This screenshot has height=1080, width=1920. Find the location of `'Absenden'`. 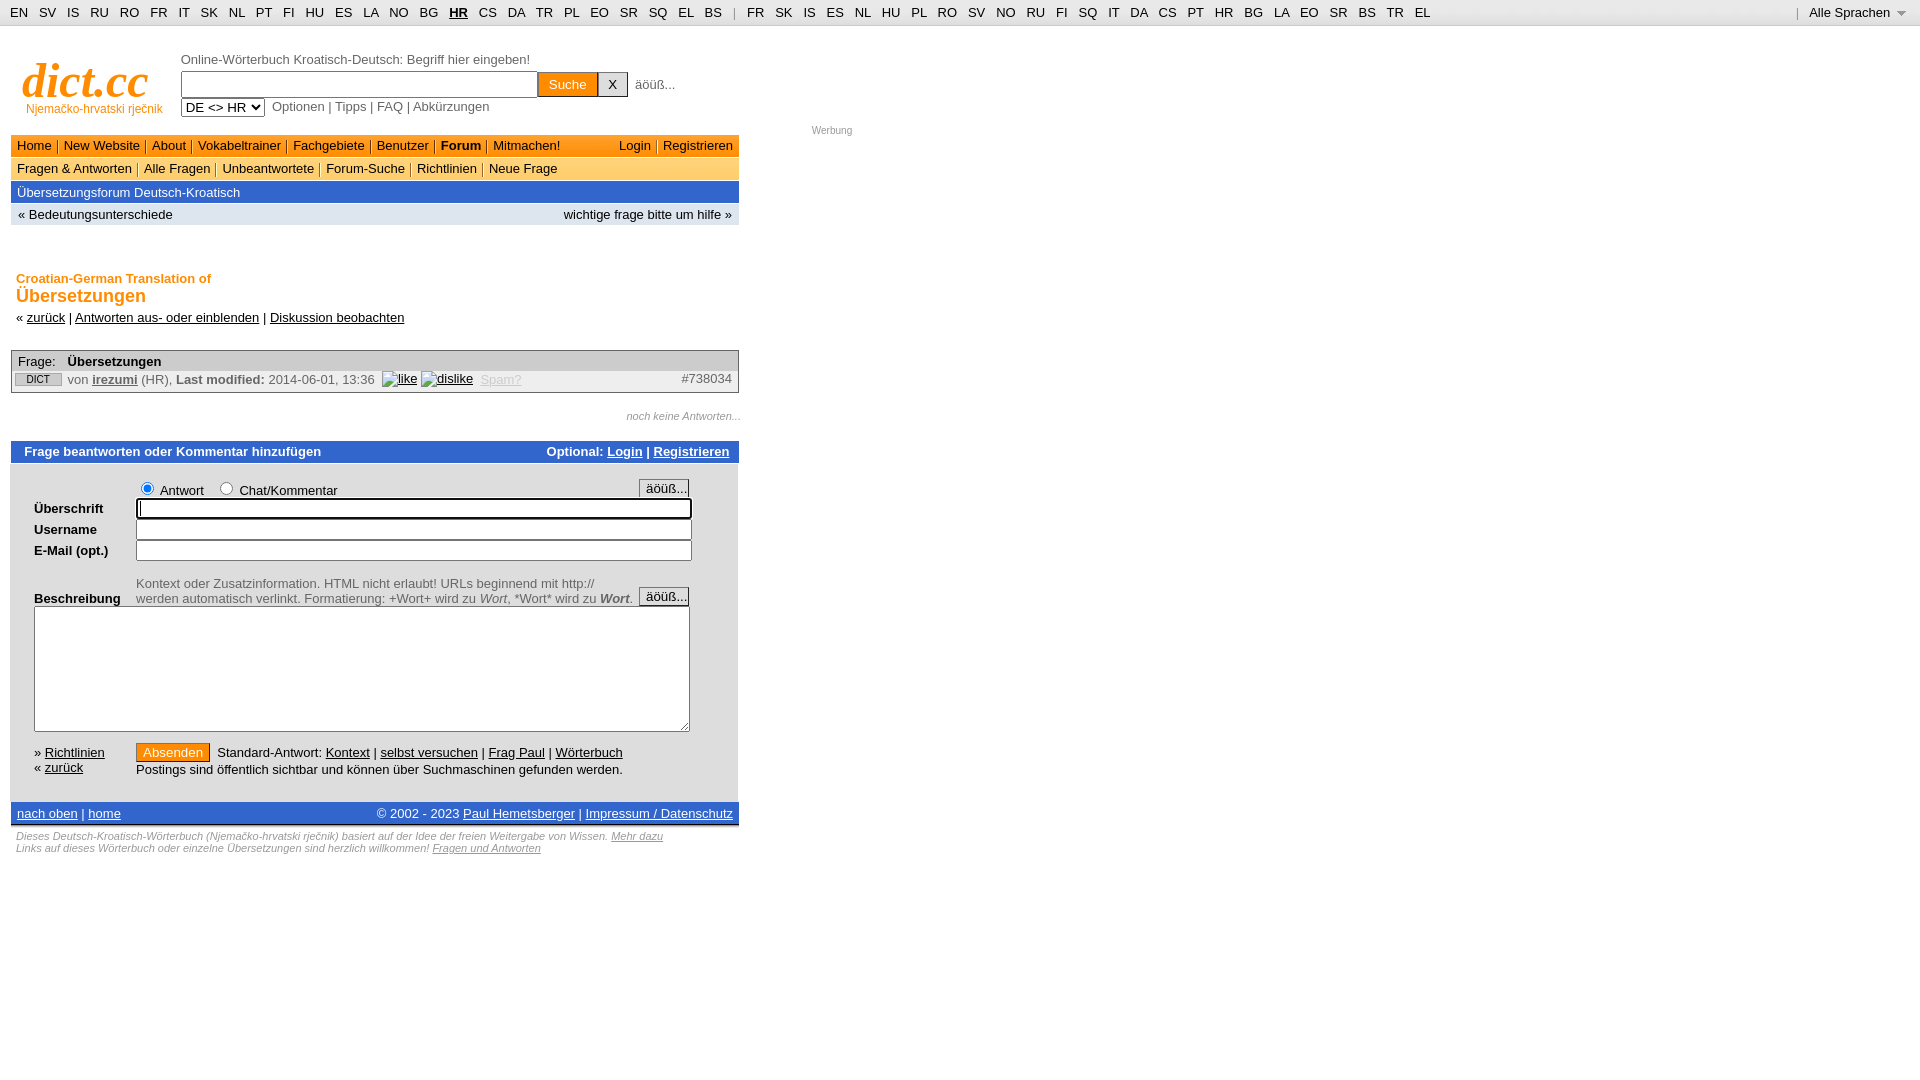

'Absenden' is located at coordinates (172, 751).